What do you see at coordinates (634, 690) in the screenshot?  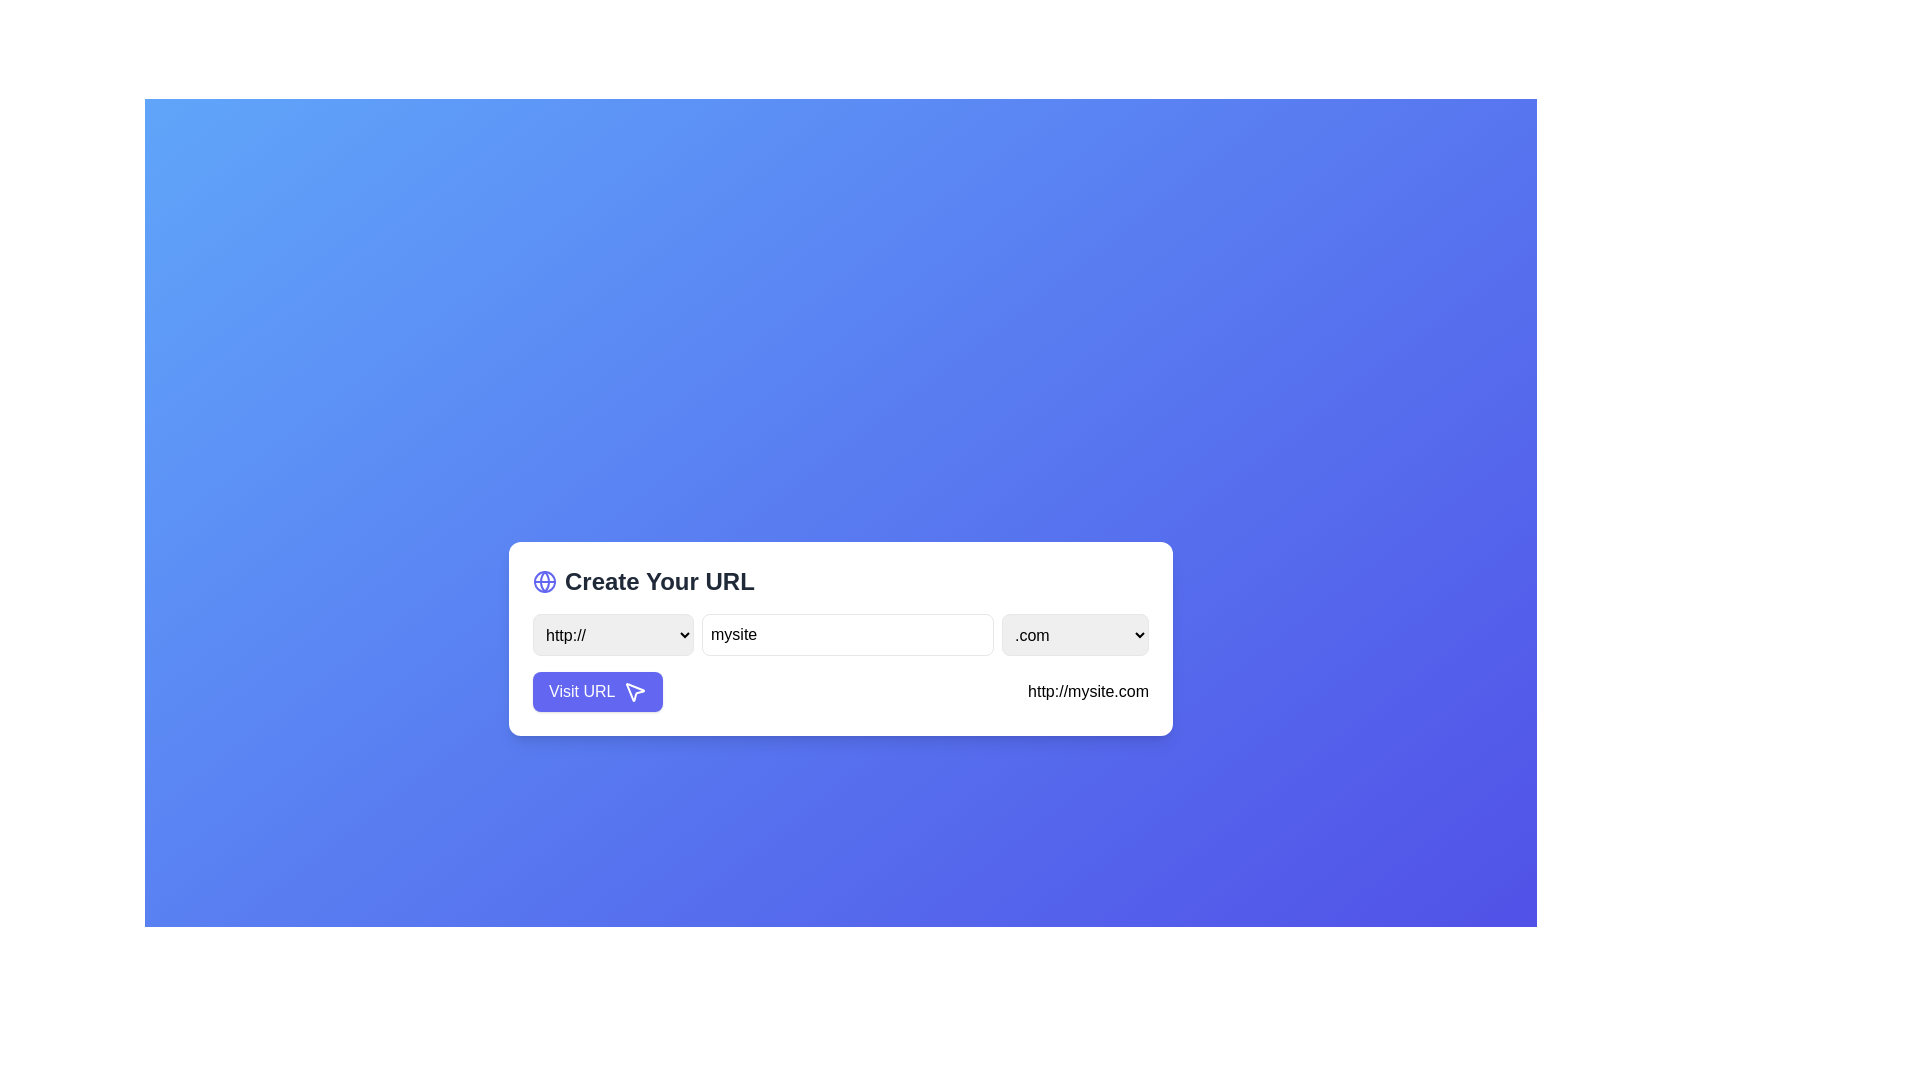 I see `the mouse pointer icon within the 'Visit URL' button, located prominently in the lower center of the interface with a purple background` at bounding box center [634, 690].